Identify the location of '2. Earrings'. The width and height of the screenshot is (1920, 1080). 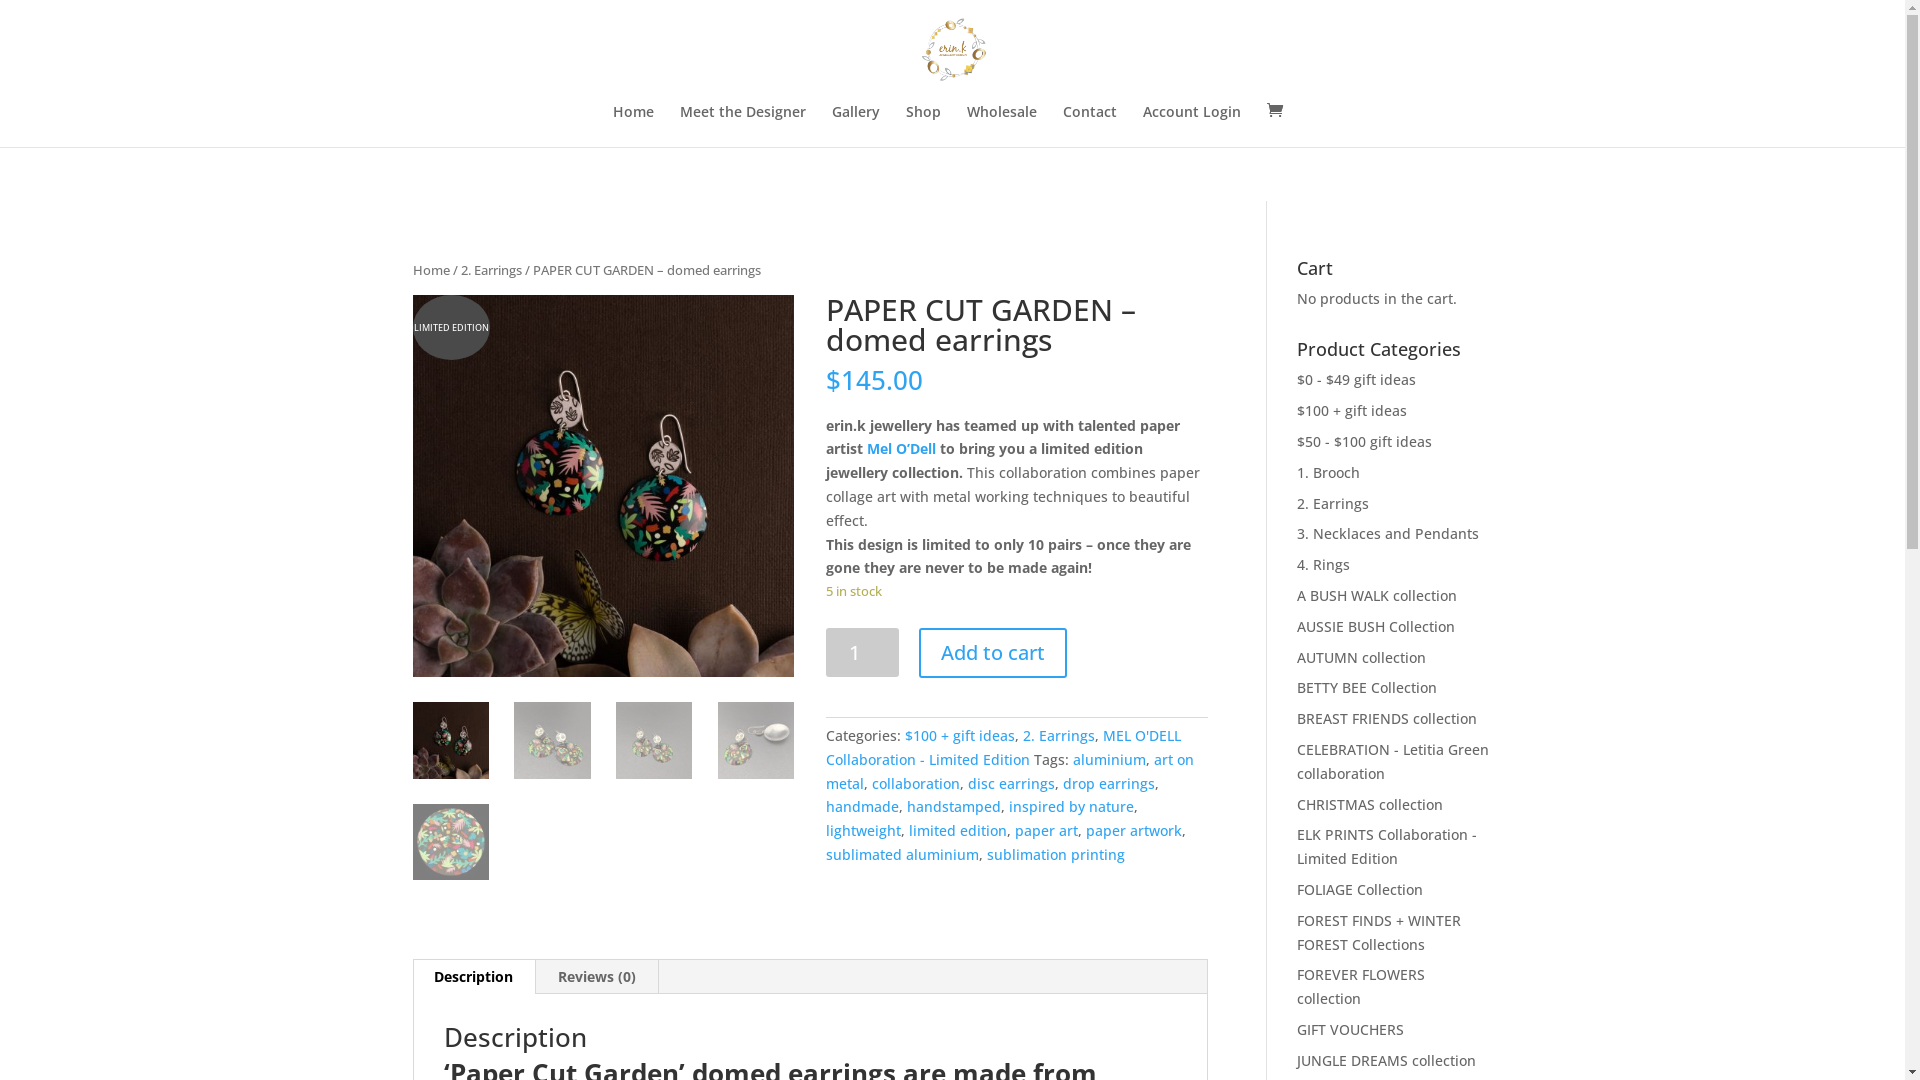
(490, 270).